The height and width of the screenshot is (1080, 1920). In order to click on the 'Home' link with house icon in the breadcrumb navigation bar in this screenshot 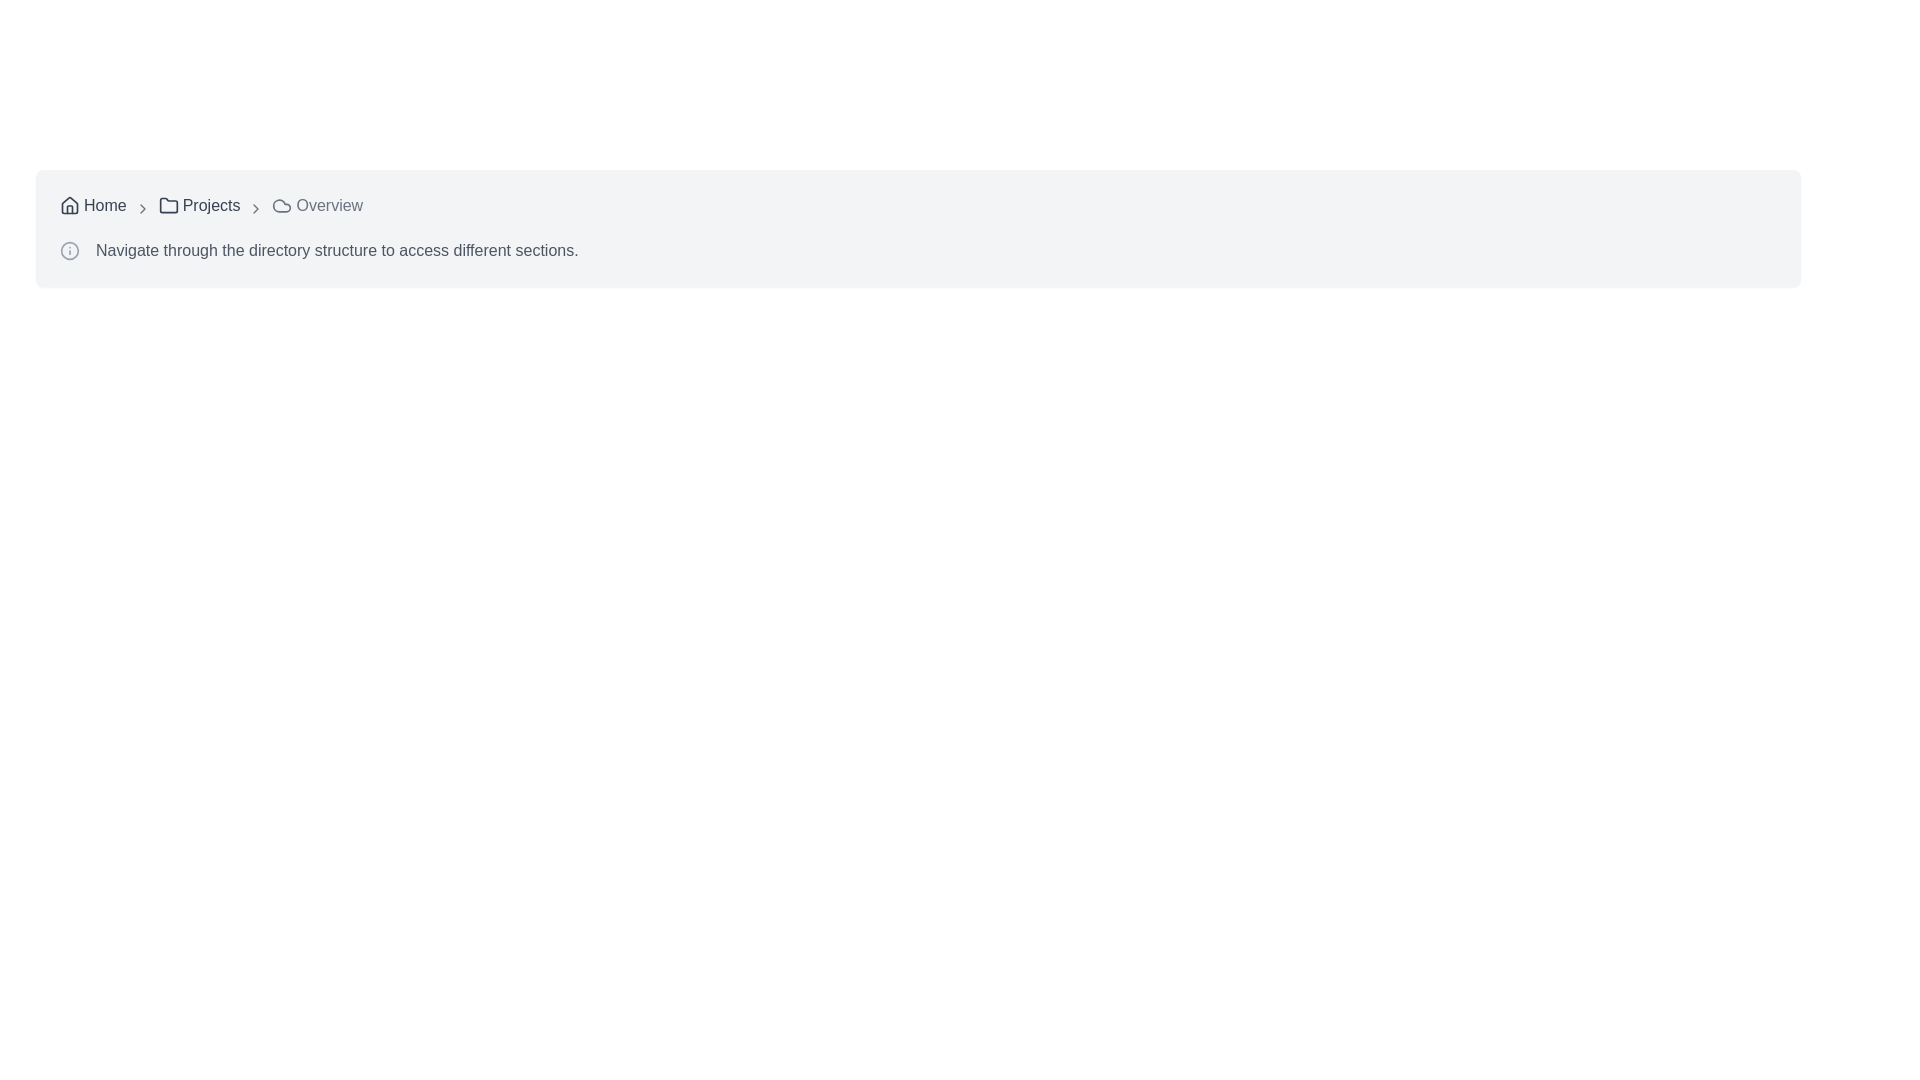, I will do `click(92, 205)`.